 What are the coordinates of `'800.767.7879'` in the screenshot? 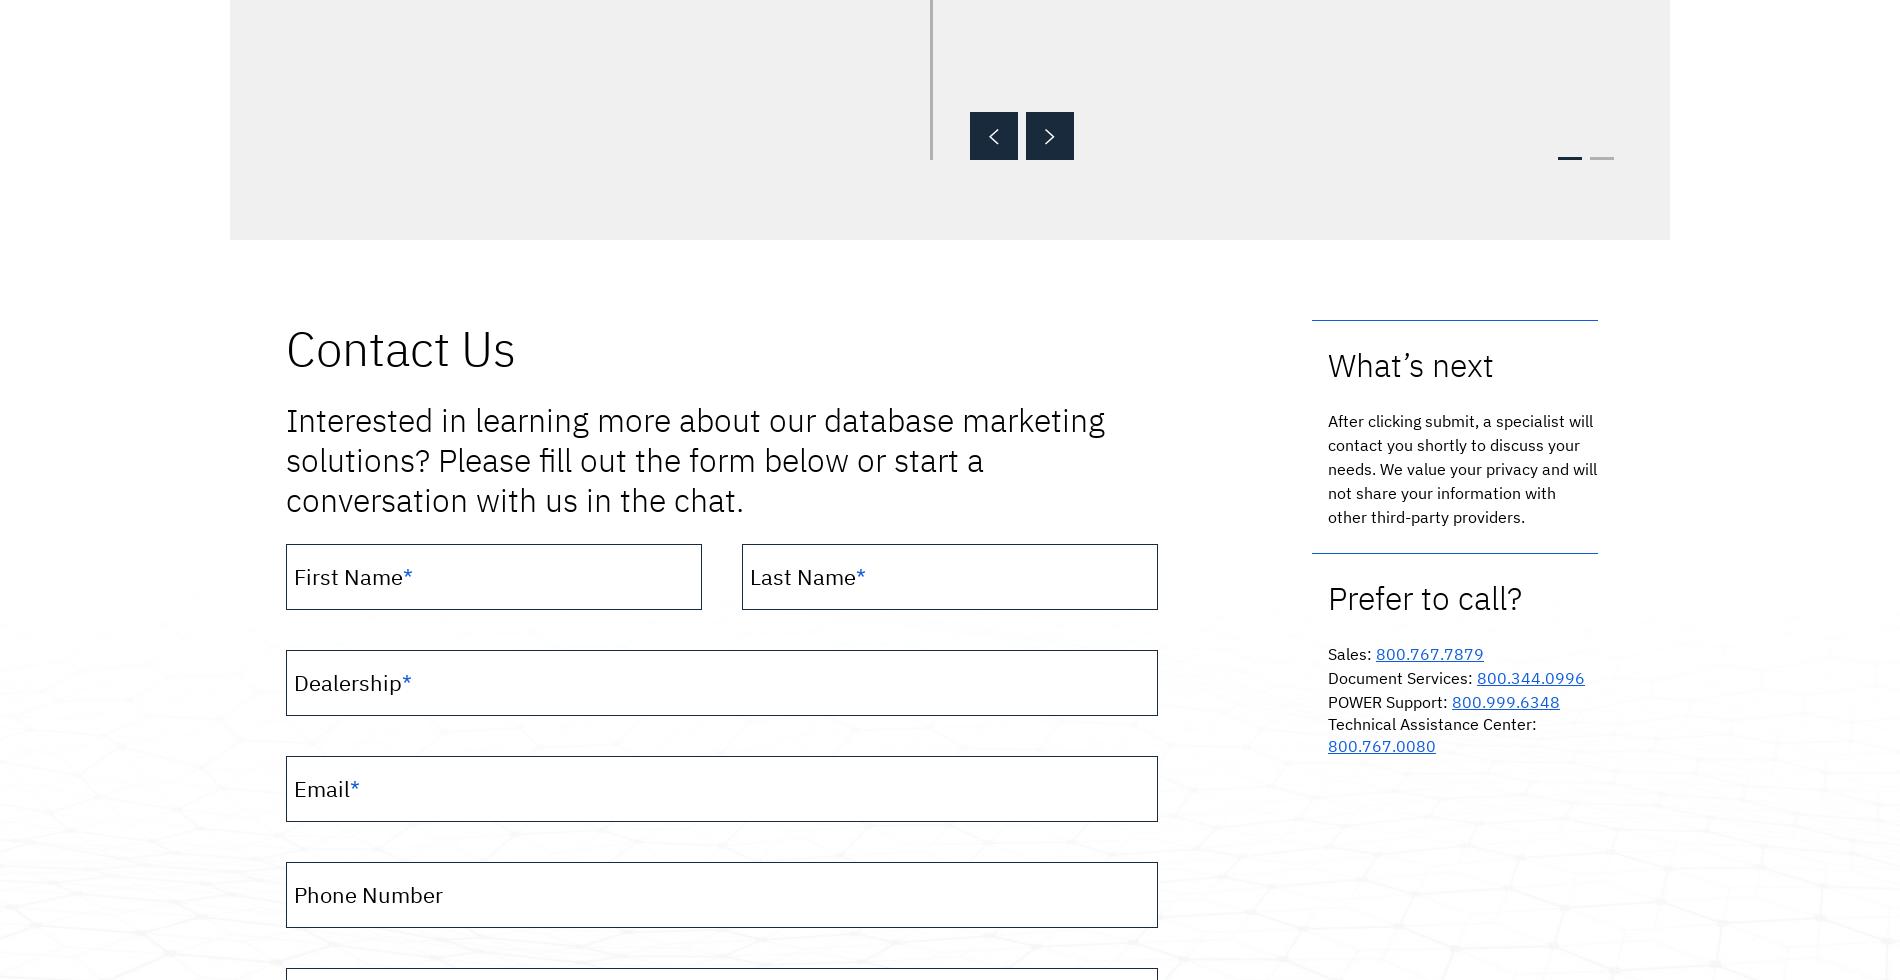 It's located at (1429, 653).